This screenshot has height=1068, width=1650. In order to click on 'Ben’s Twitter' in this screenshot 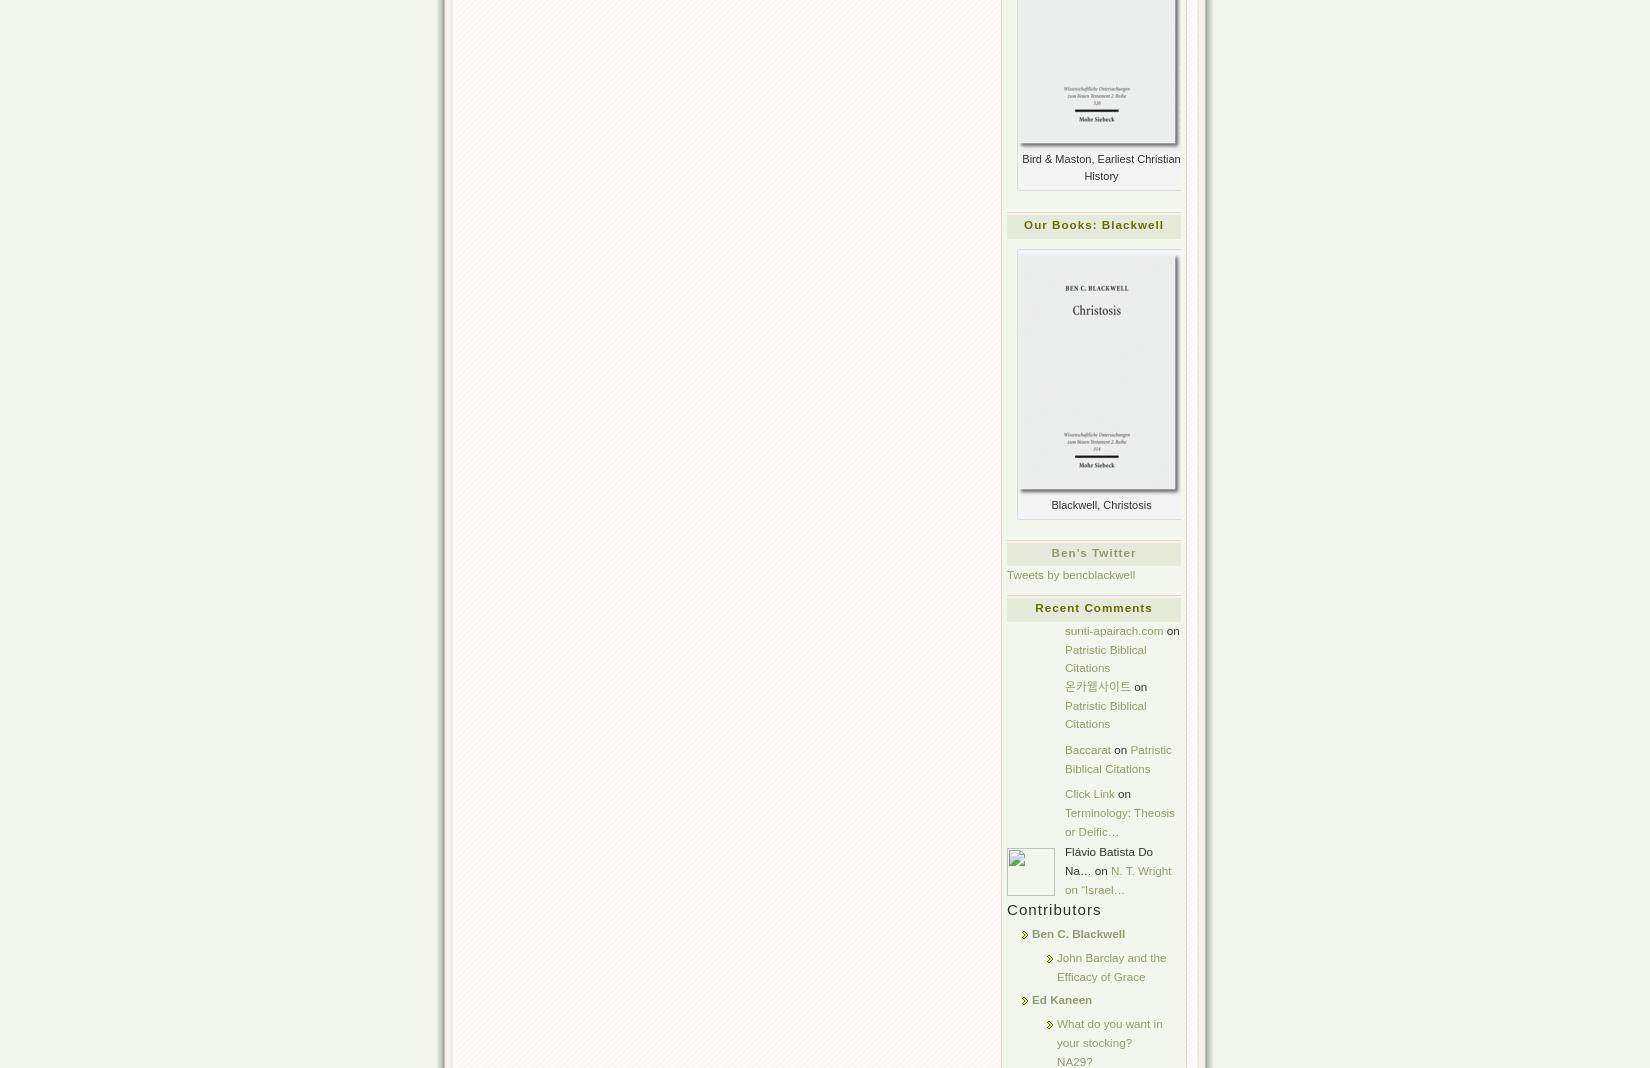, I will do `click(1051, 550)`.